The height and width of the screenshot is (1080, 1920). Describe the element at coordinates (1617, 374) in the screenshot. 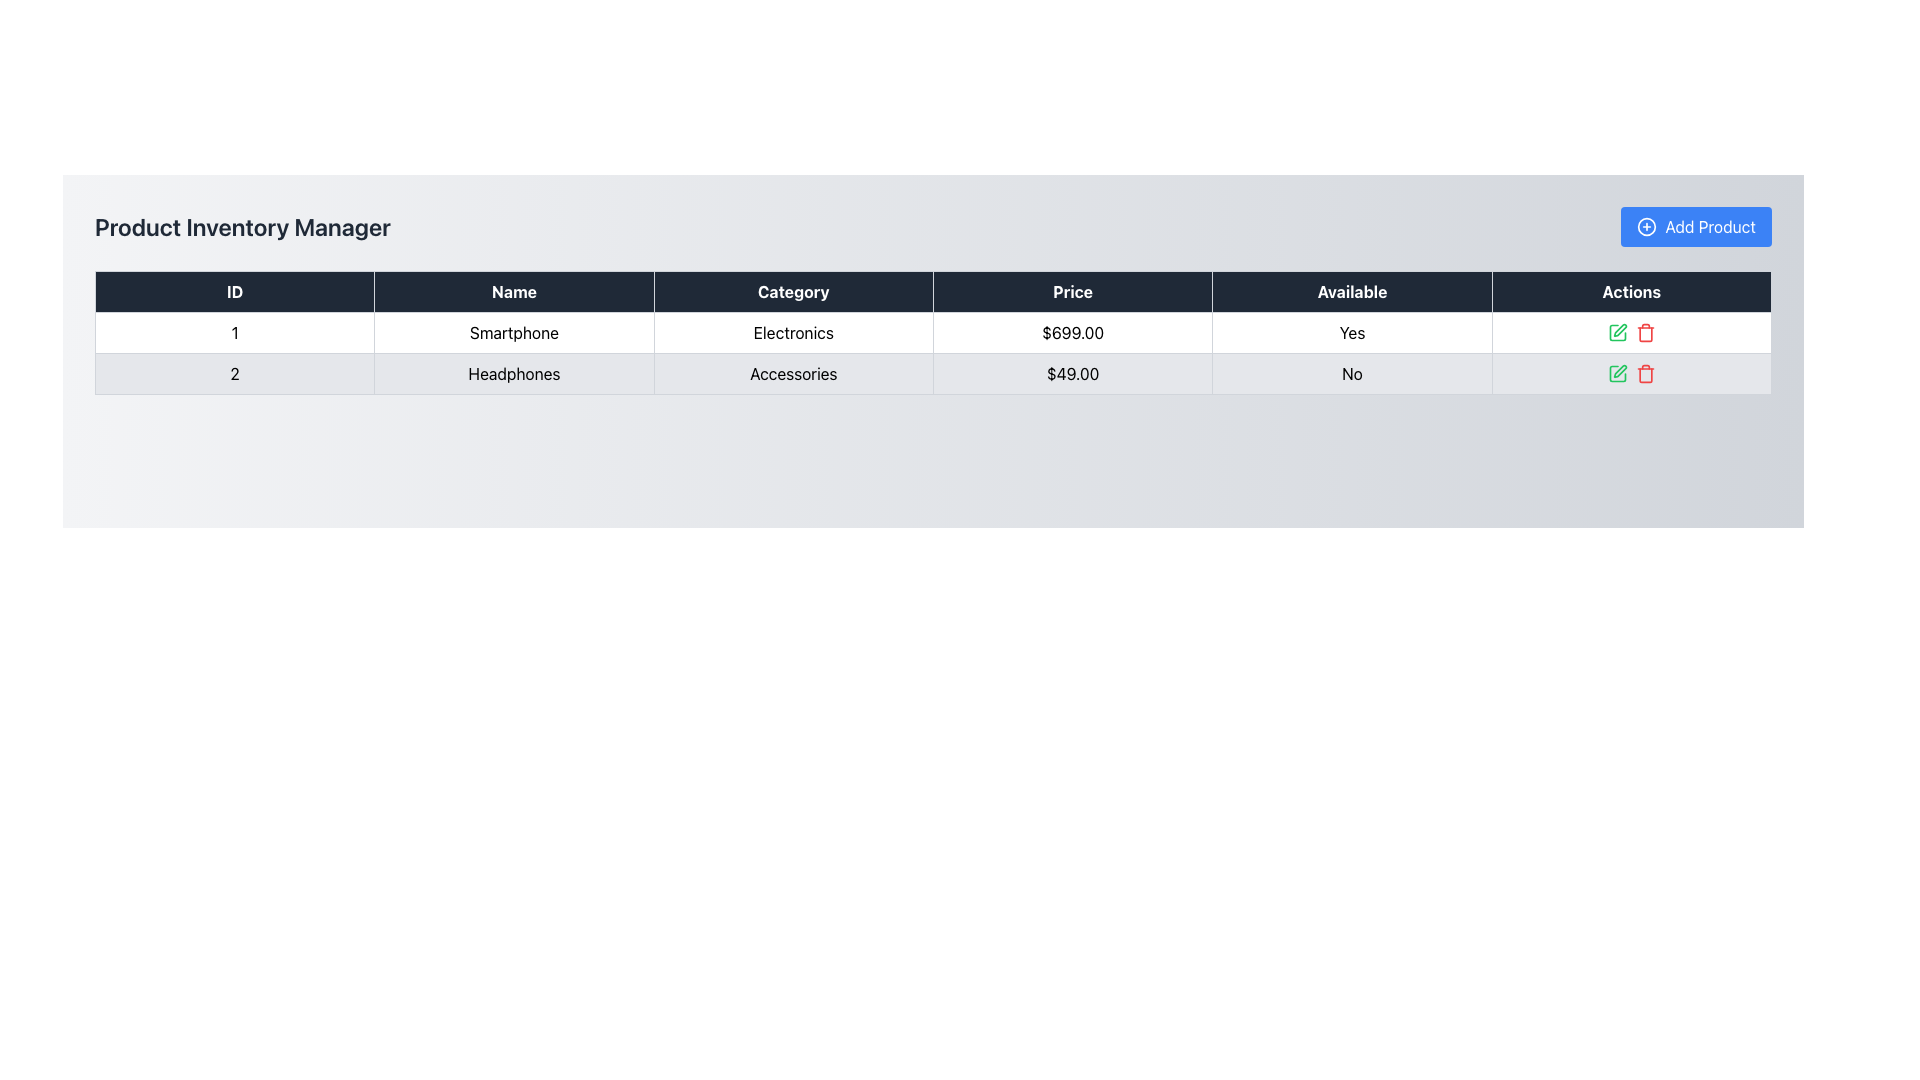

I see `the green pen icon button in the Actions column of the second row` at that location.